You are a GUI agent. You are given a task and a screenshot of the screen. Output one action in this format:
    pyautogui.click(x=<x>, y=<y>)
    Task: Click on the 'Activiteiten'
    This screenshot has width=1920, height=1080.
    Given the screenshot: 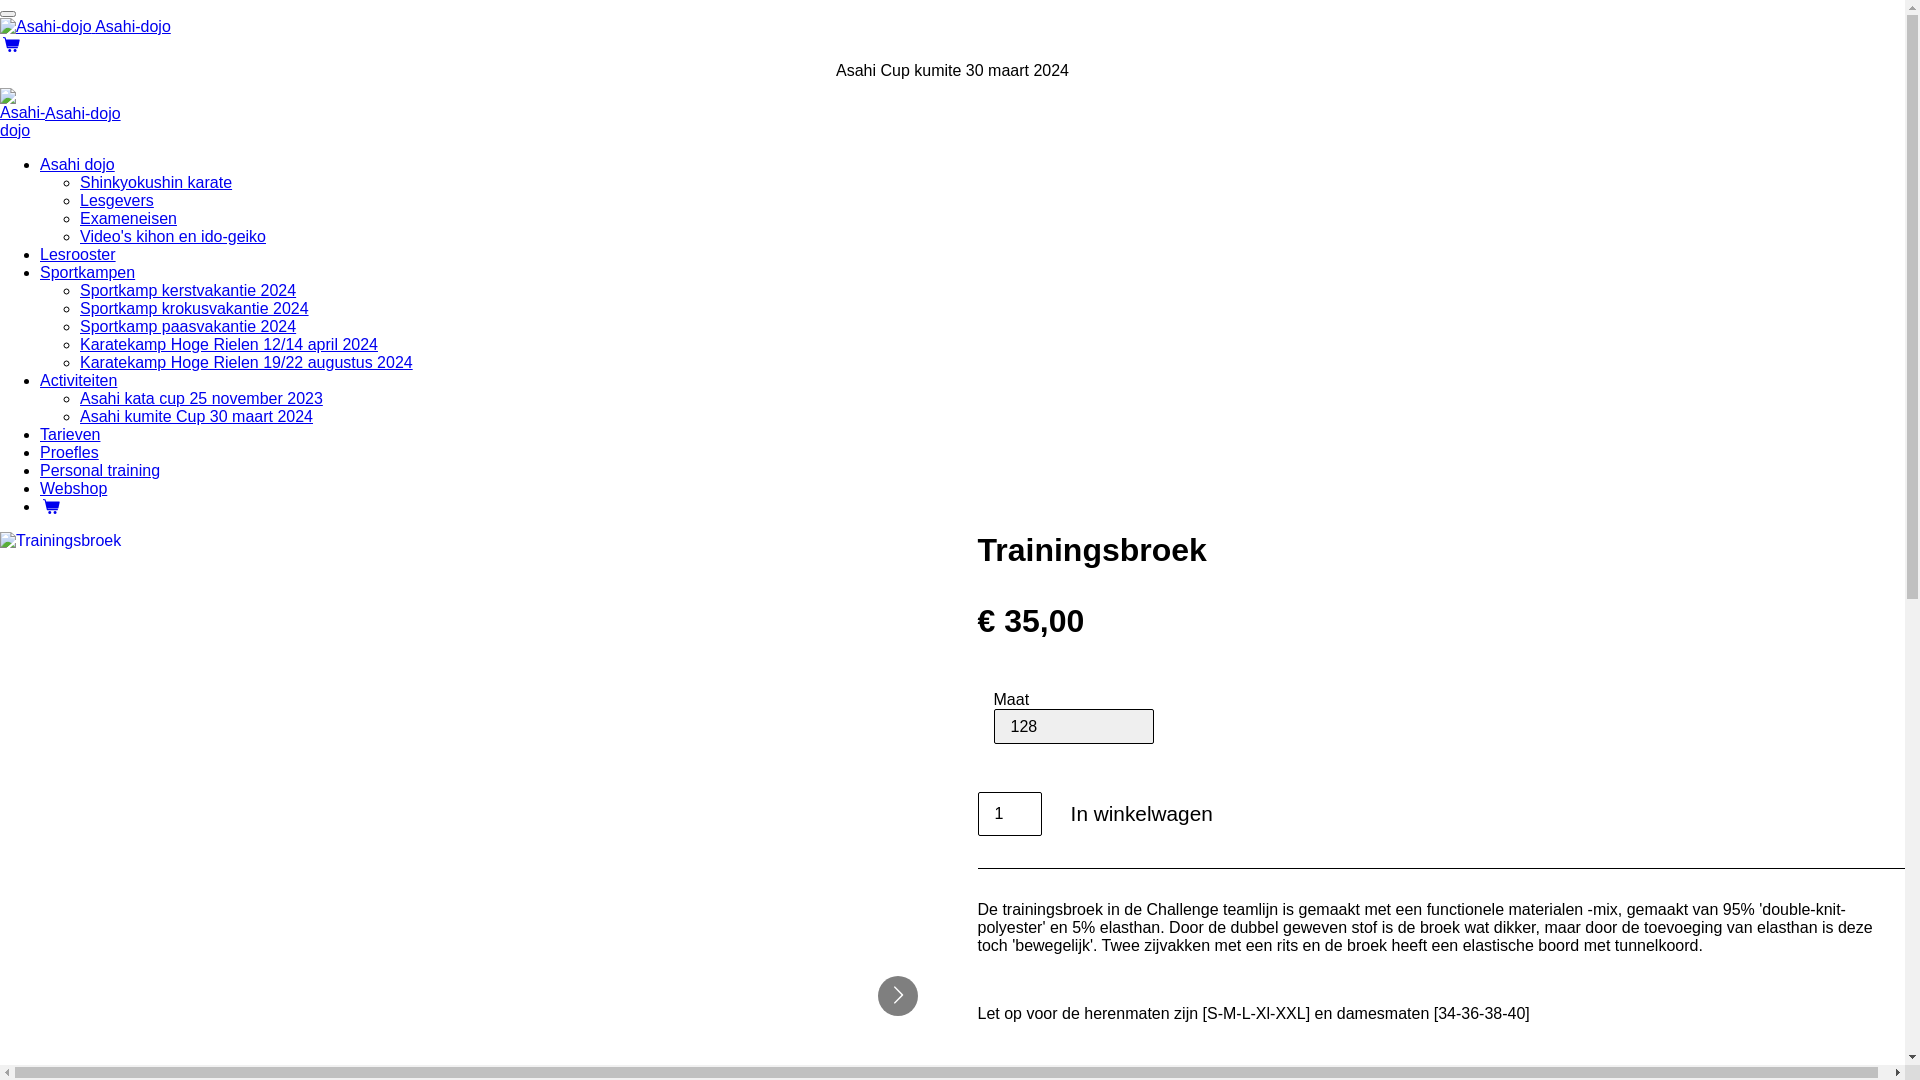 What is the action you would take?
    pyautogui.click(x=78, y=380)
    